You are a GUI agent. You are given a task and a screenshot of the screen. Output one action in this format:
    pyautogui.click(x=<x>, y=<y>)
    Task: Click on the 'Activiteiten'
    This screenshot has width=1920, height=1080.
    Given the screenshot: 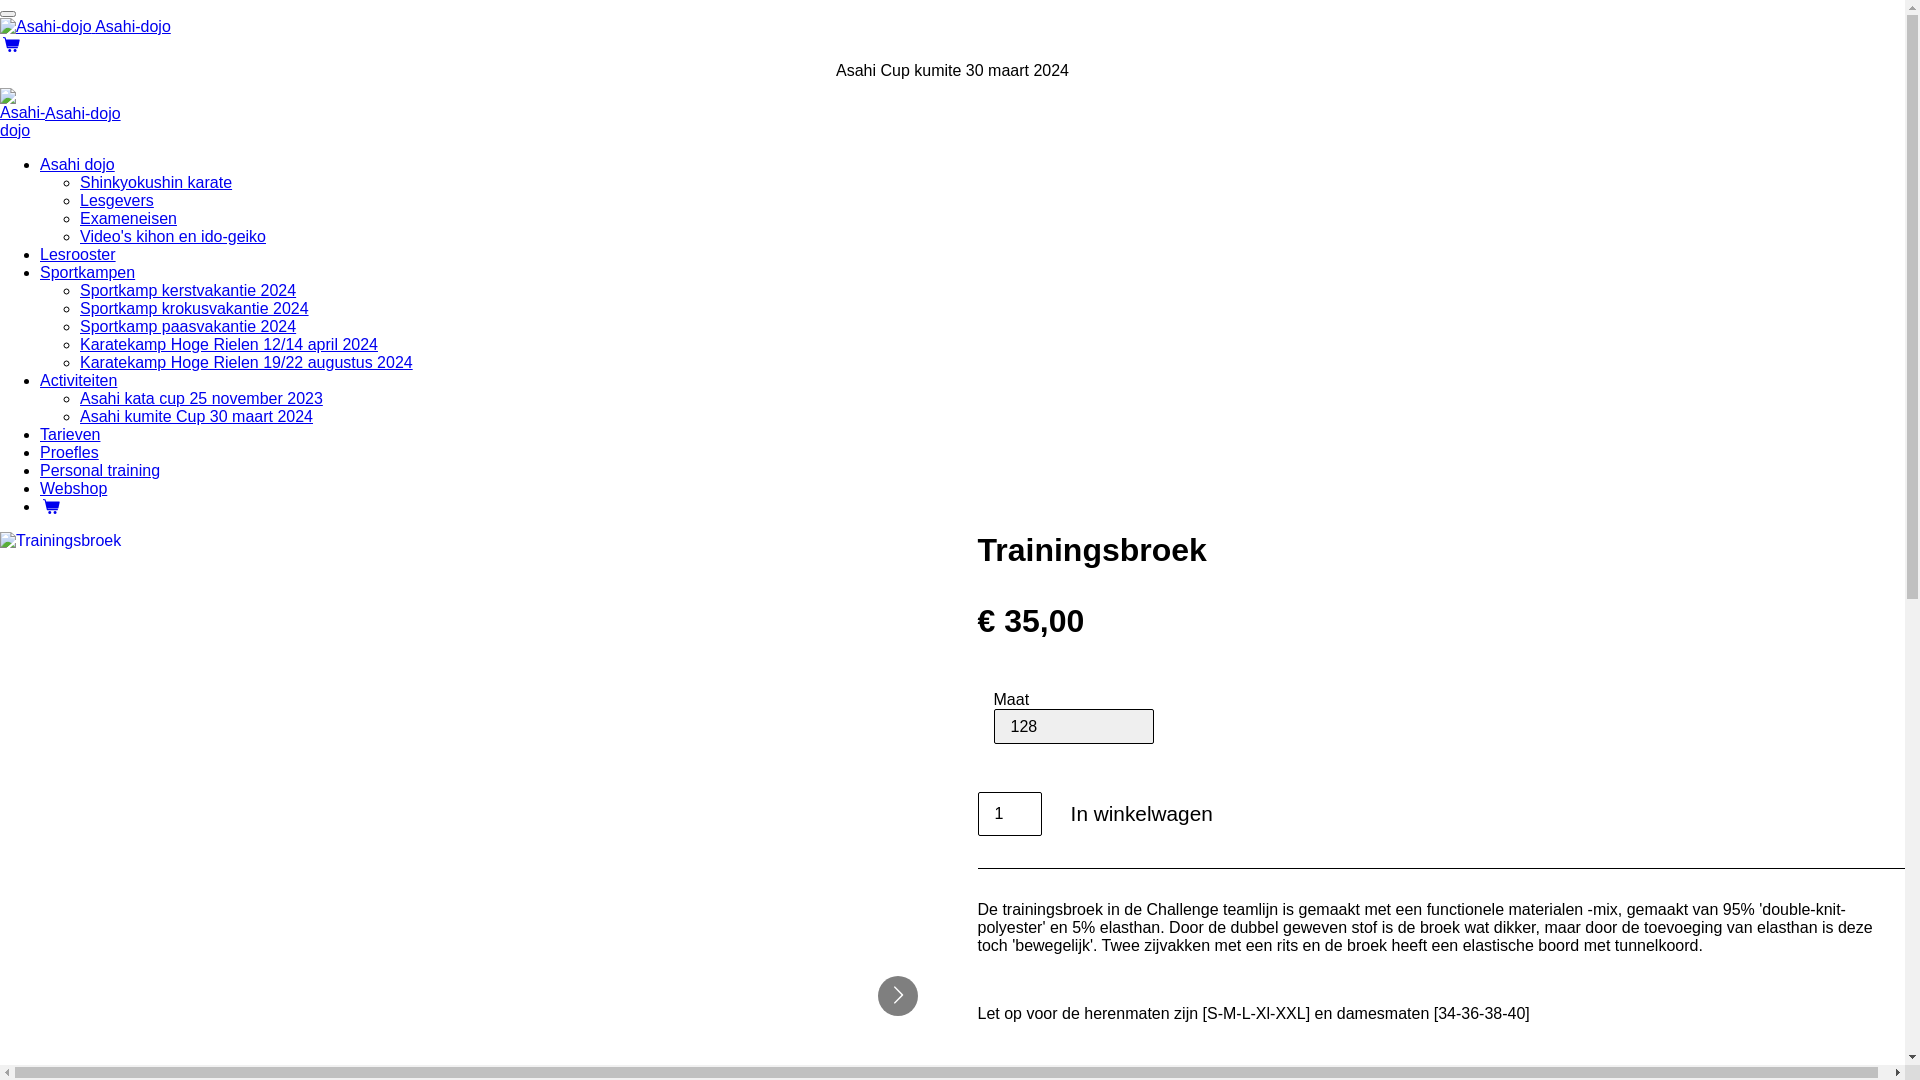 What is the action you would take?
    pyautogui.click(x=78, y=380)
    